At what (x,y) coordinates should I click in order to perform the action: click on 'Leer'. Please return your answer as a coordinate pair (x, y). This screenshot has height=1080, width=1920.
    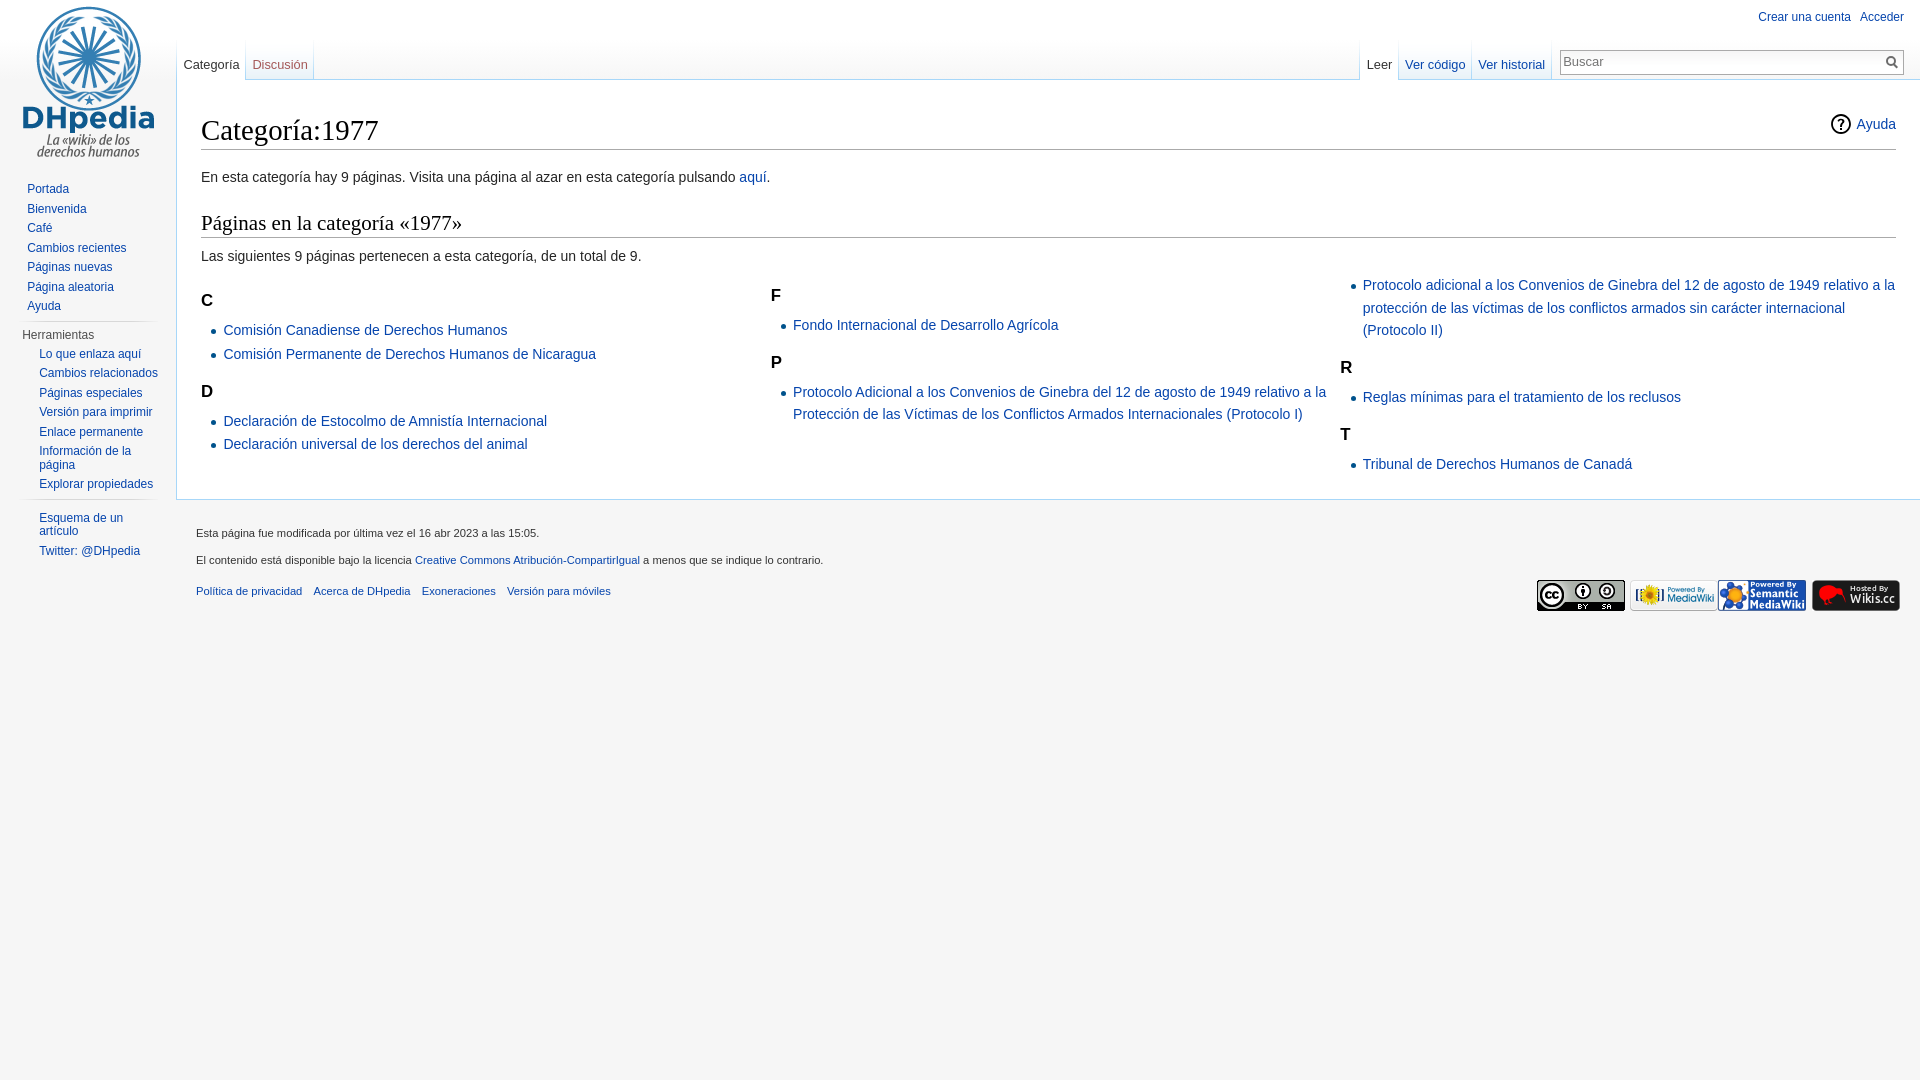
    Looking at the image, I should click on (1377, 59).